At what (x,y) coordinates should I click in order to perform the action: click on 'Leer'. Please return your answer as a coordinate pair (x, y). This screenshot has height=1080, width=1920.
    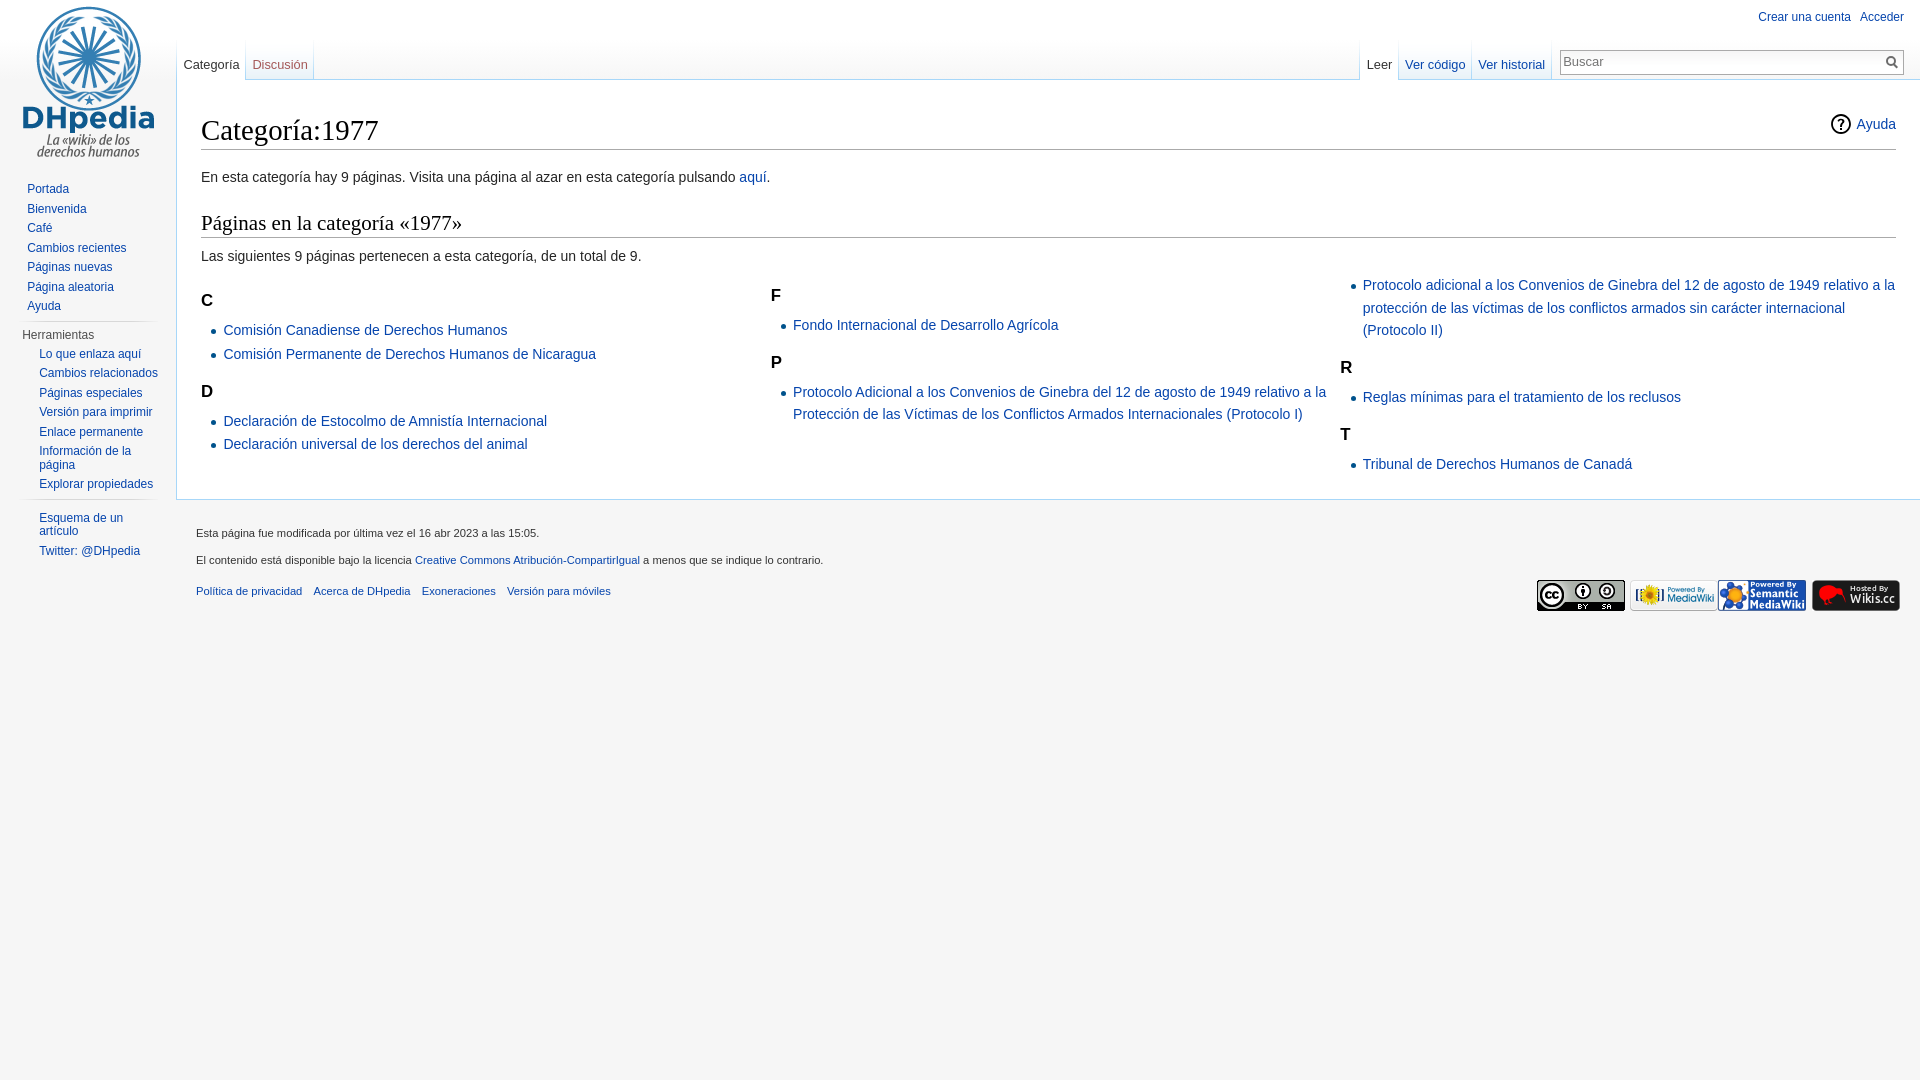
    Looking at the image, I should click on (1377, 59).